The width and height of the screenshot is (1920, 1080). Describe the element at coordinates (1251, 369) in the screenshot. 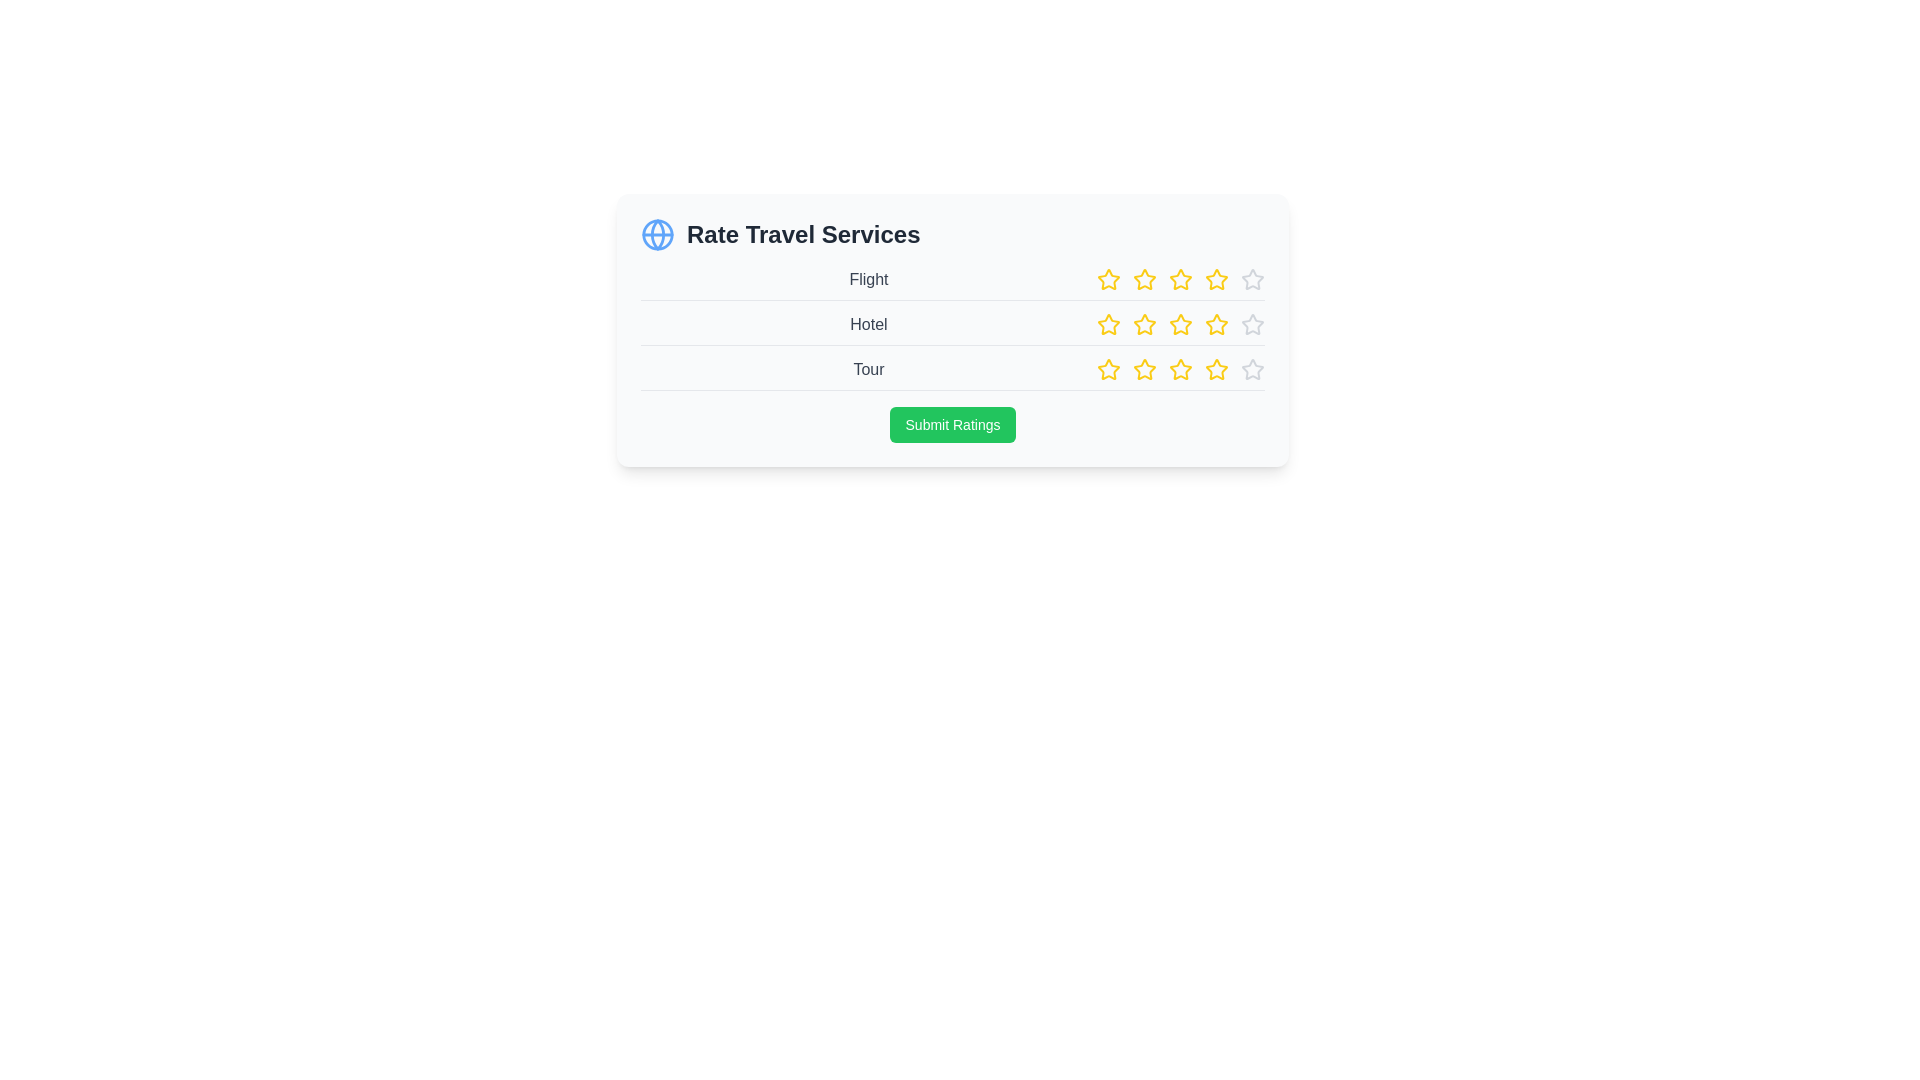

I see `the fifth star icon in the 'Tour' row to rate it` at that location.